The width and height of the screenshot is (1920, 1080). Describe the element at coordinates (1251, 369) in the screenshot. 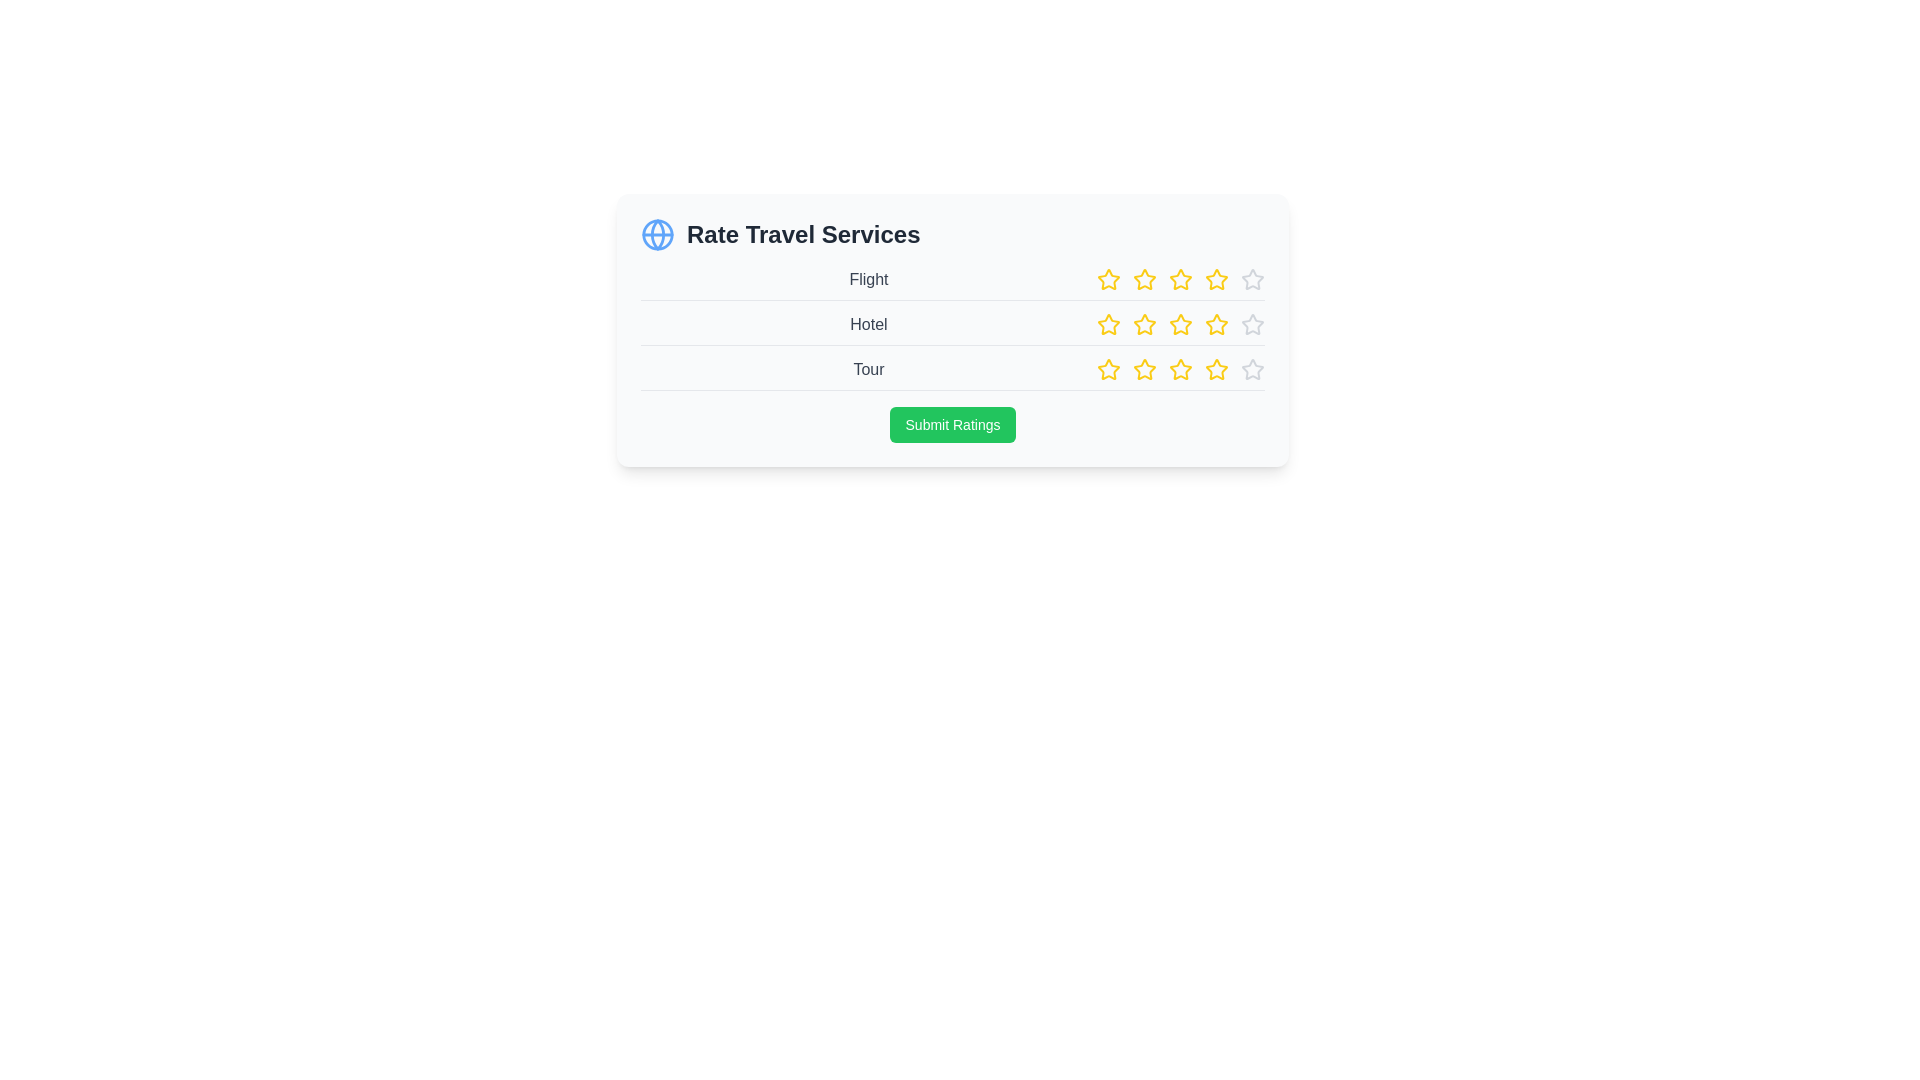

I see `the fifth star icon in the 'Tour' row to rate it` at that location.